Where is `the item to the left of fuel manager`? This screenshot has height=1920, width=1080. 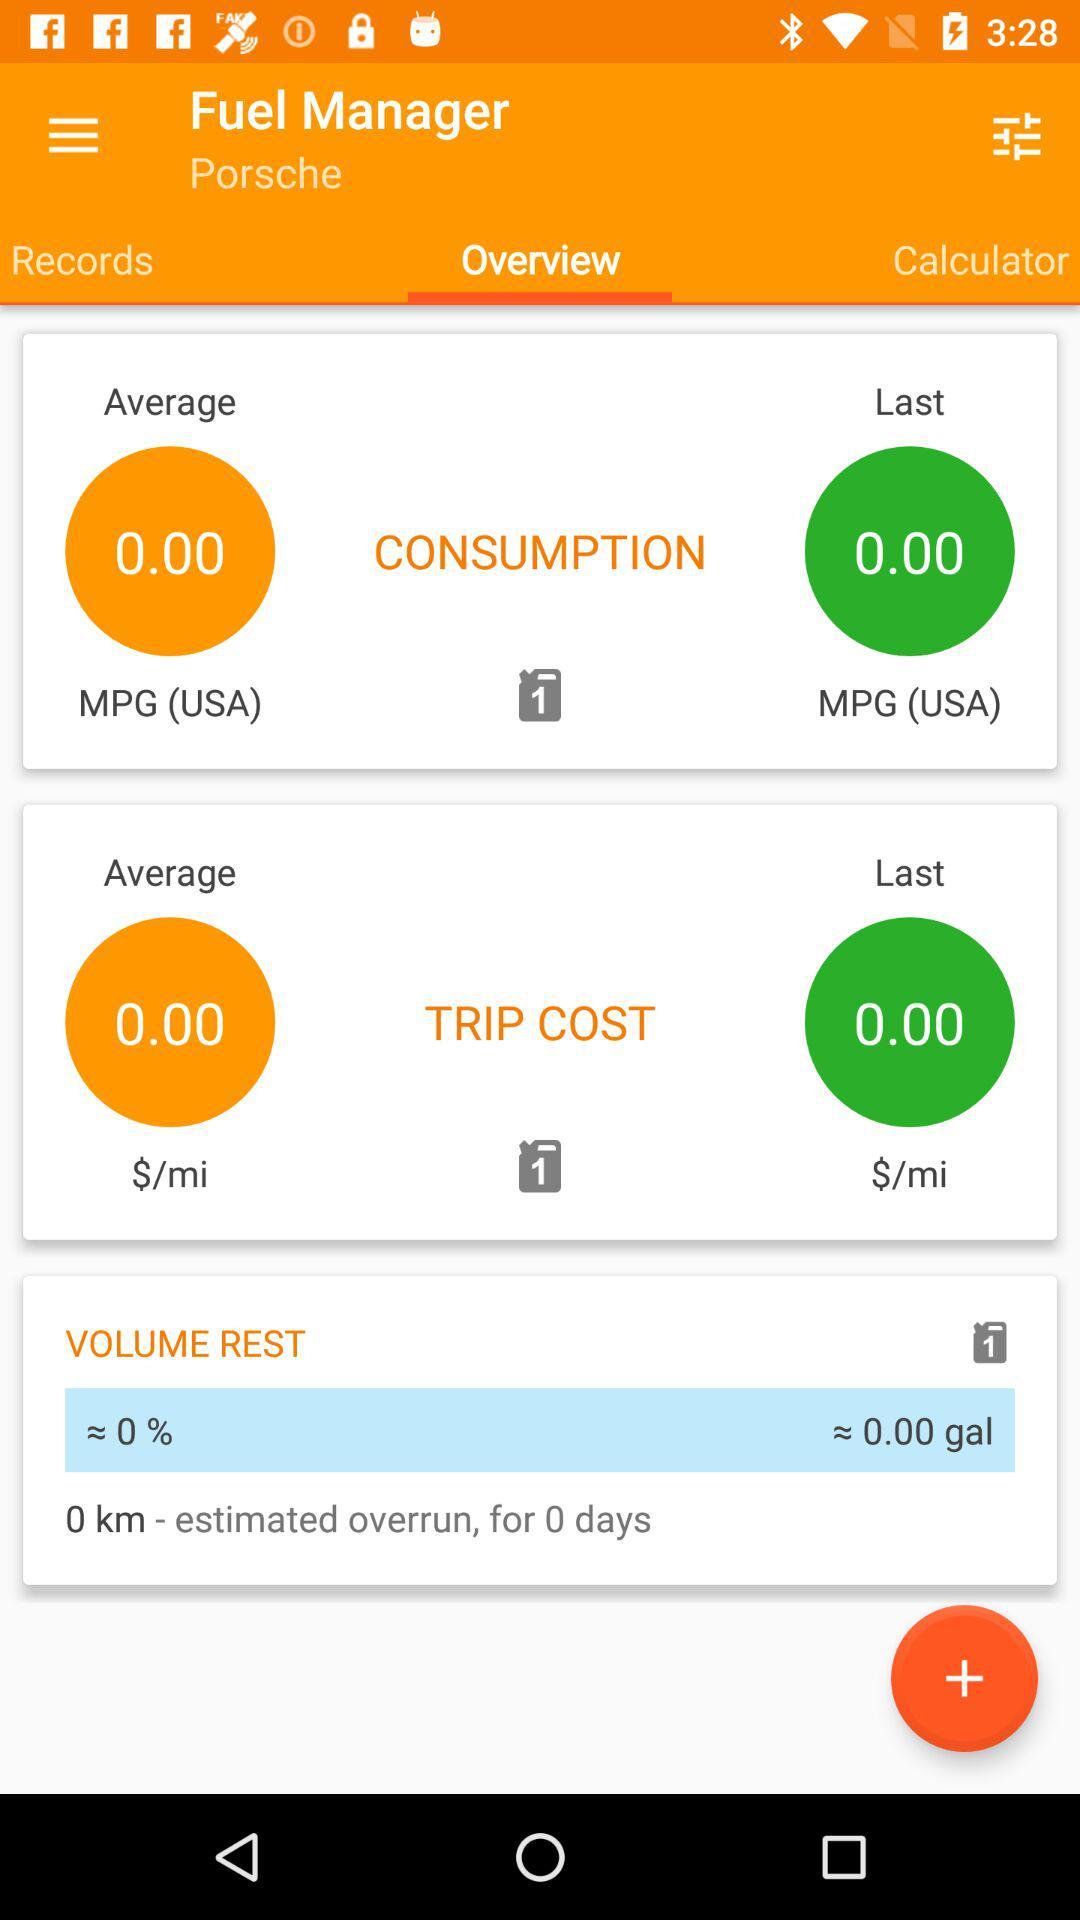
the item to the left of fuel manager is located at coordinates (72, 135).